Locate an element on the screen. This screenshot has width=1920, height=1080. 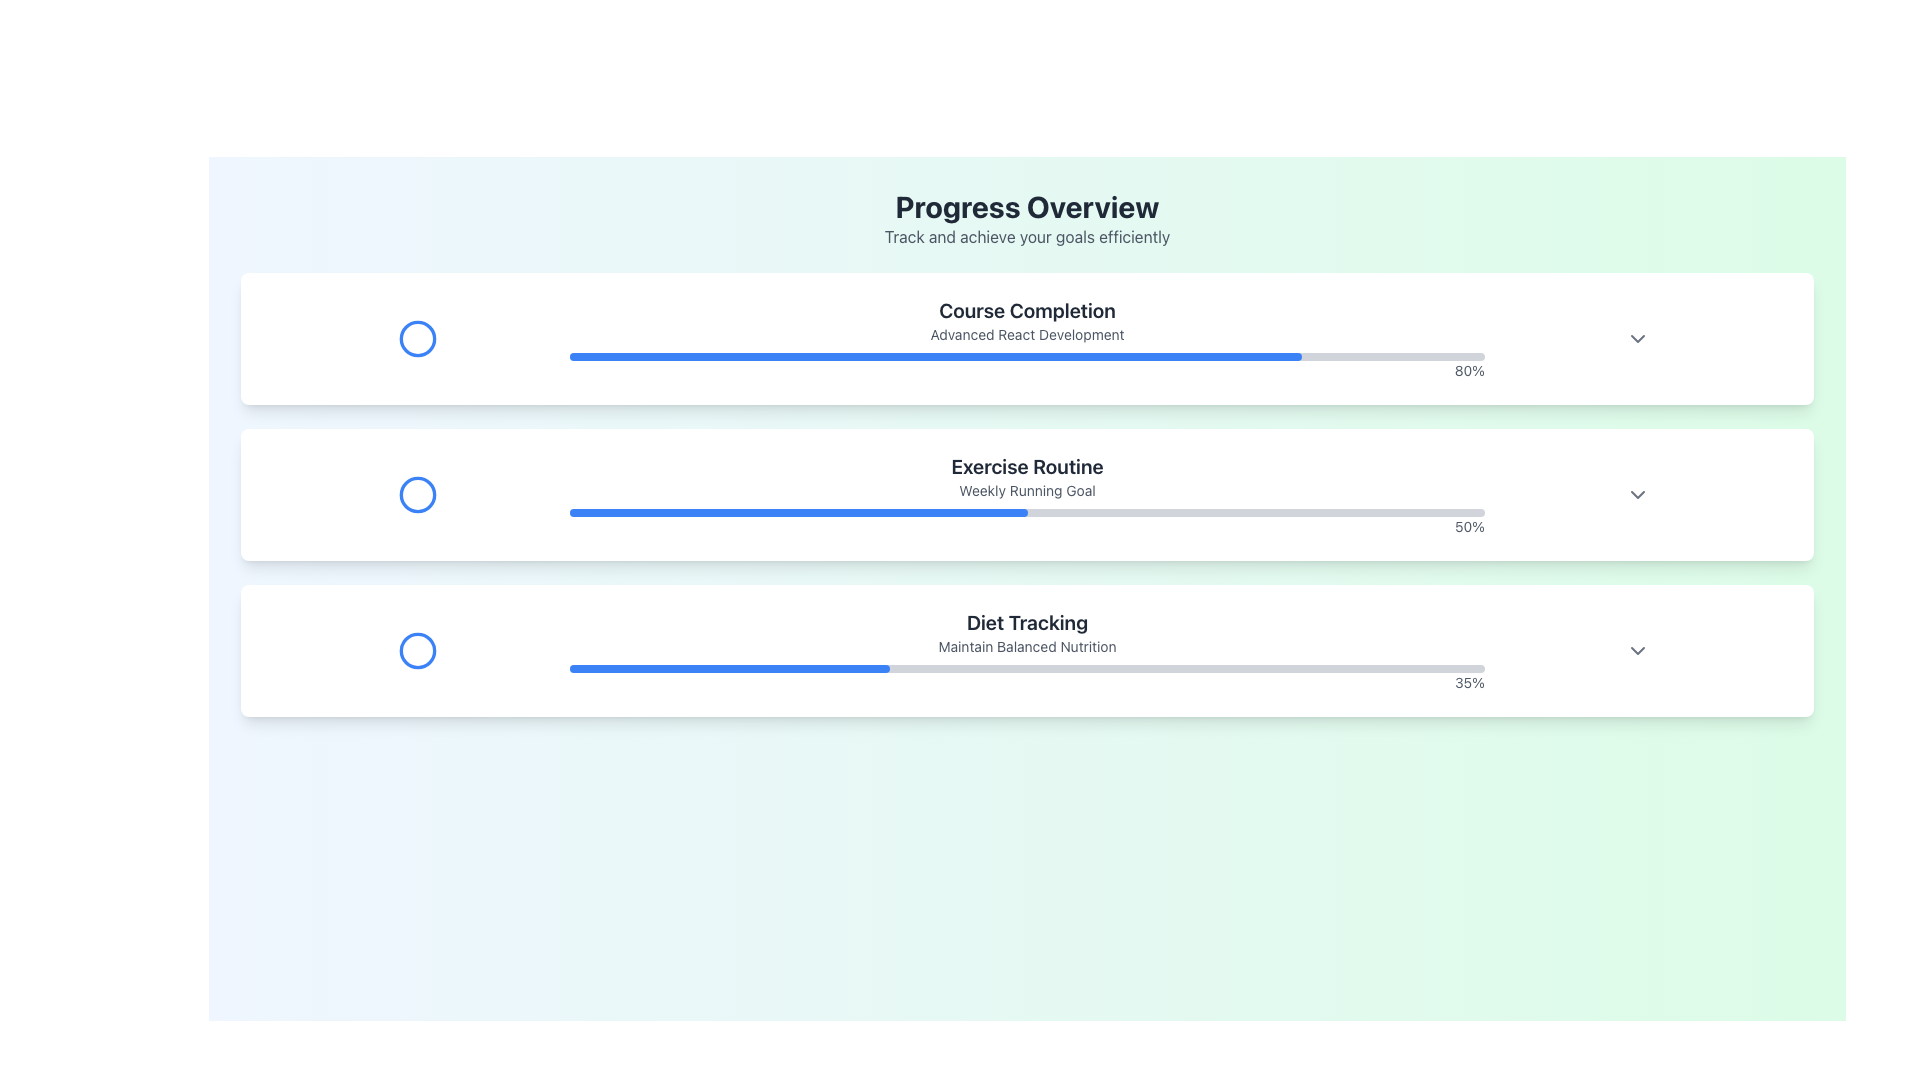
completion percentage displayed as '35%' on the right end of the progress bar in the 'Diet Tracking' section is located at coordinates (1027, 677).